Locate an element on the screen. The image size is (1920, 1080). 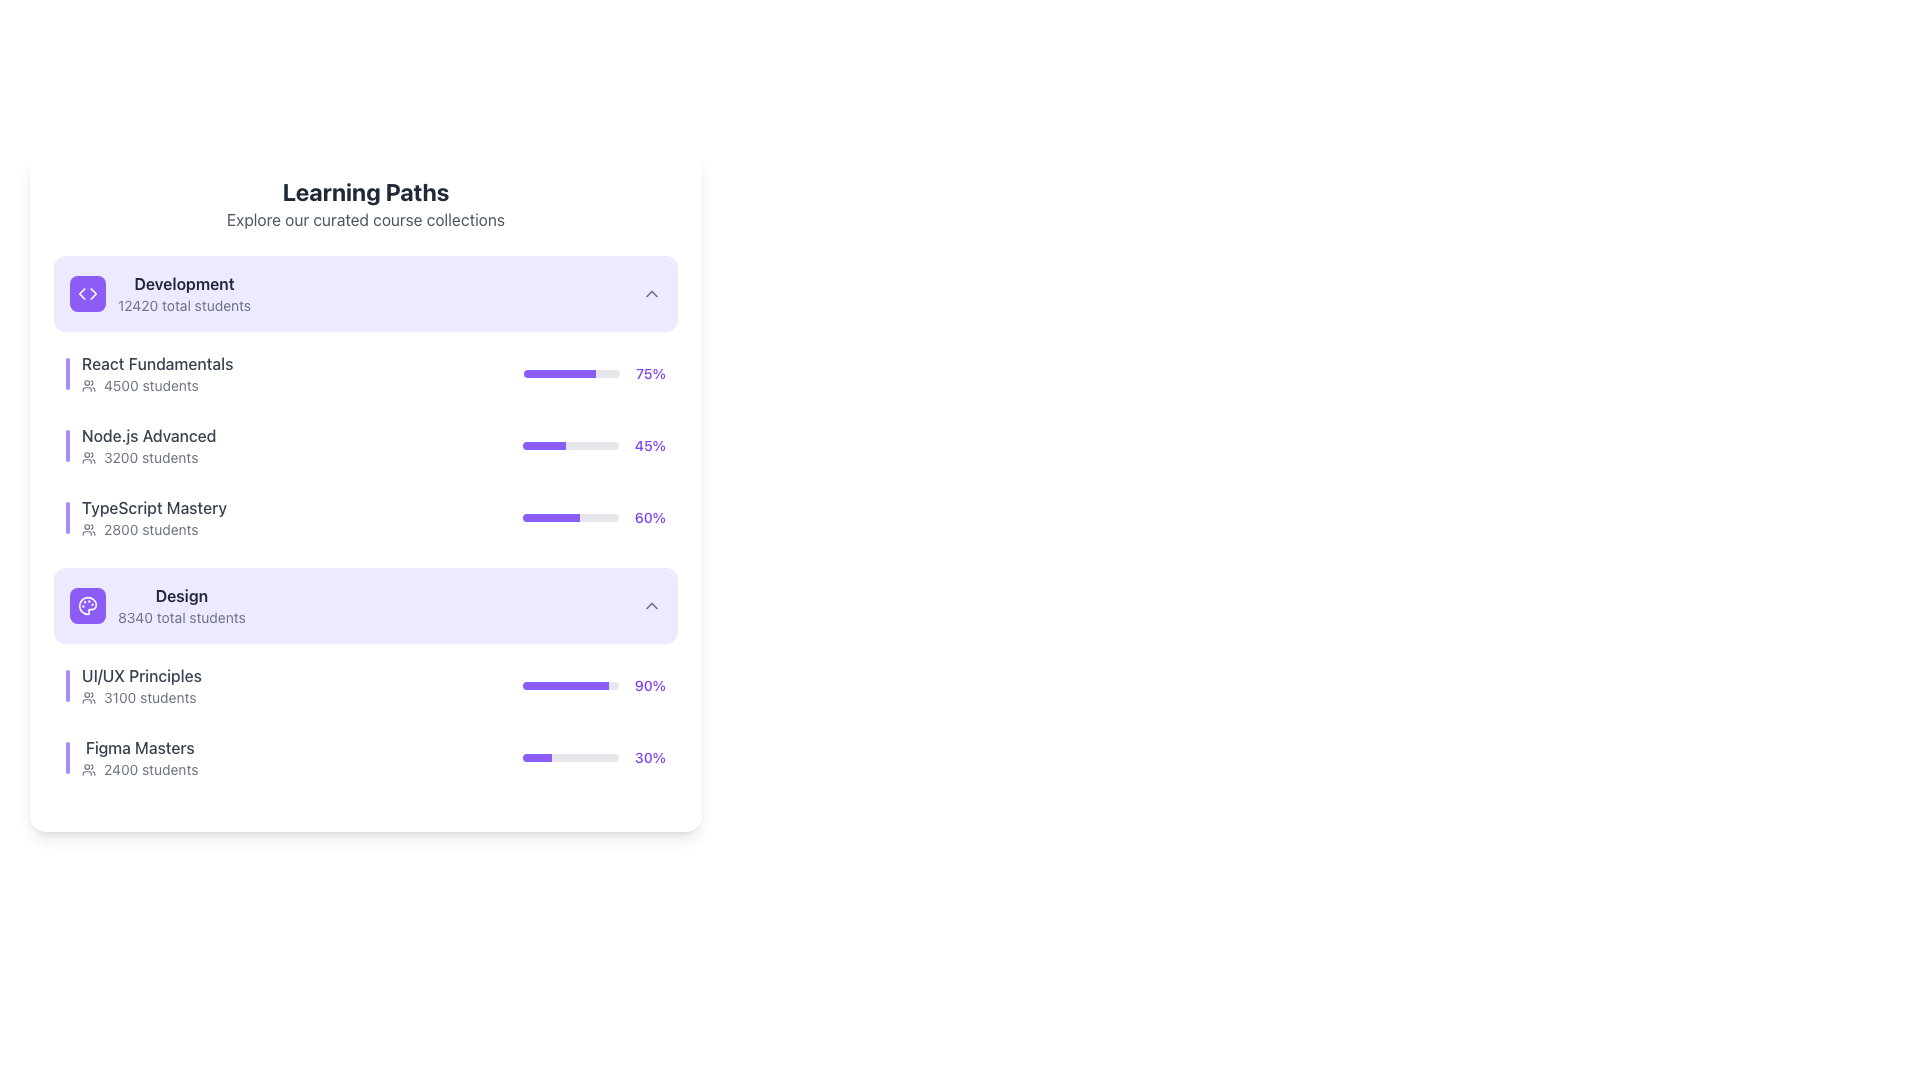
the Progress Indicator for the 'Node.js Advanced' course, which visually represents a progress of 45% and is located to the right of the course title and student count is located at coordinates (593, 445).